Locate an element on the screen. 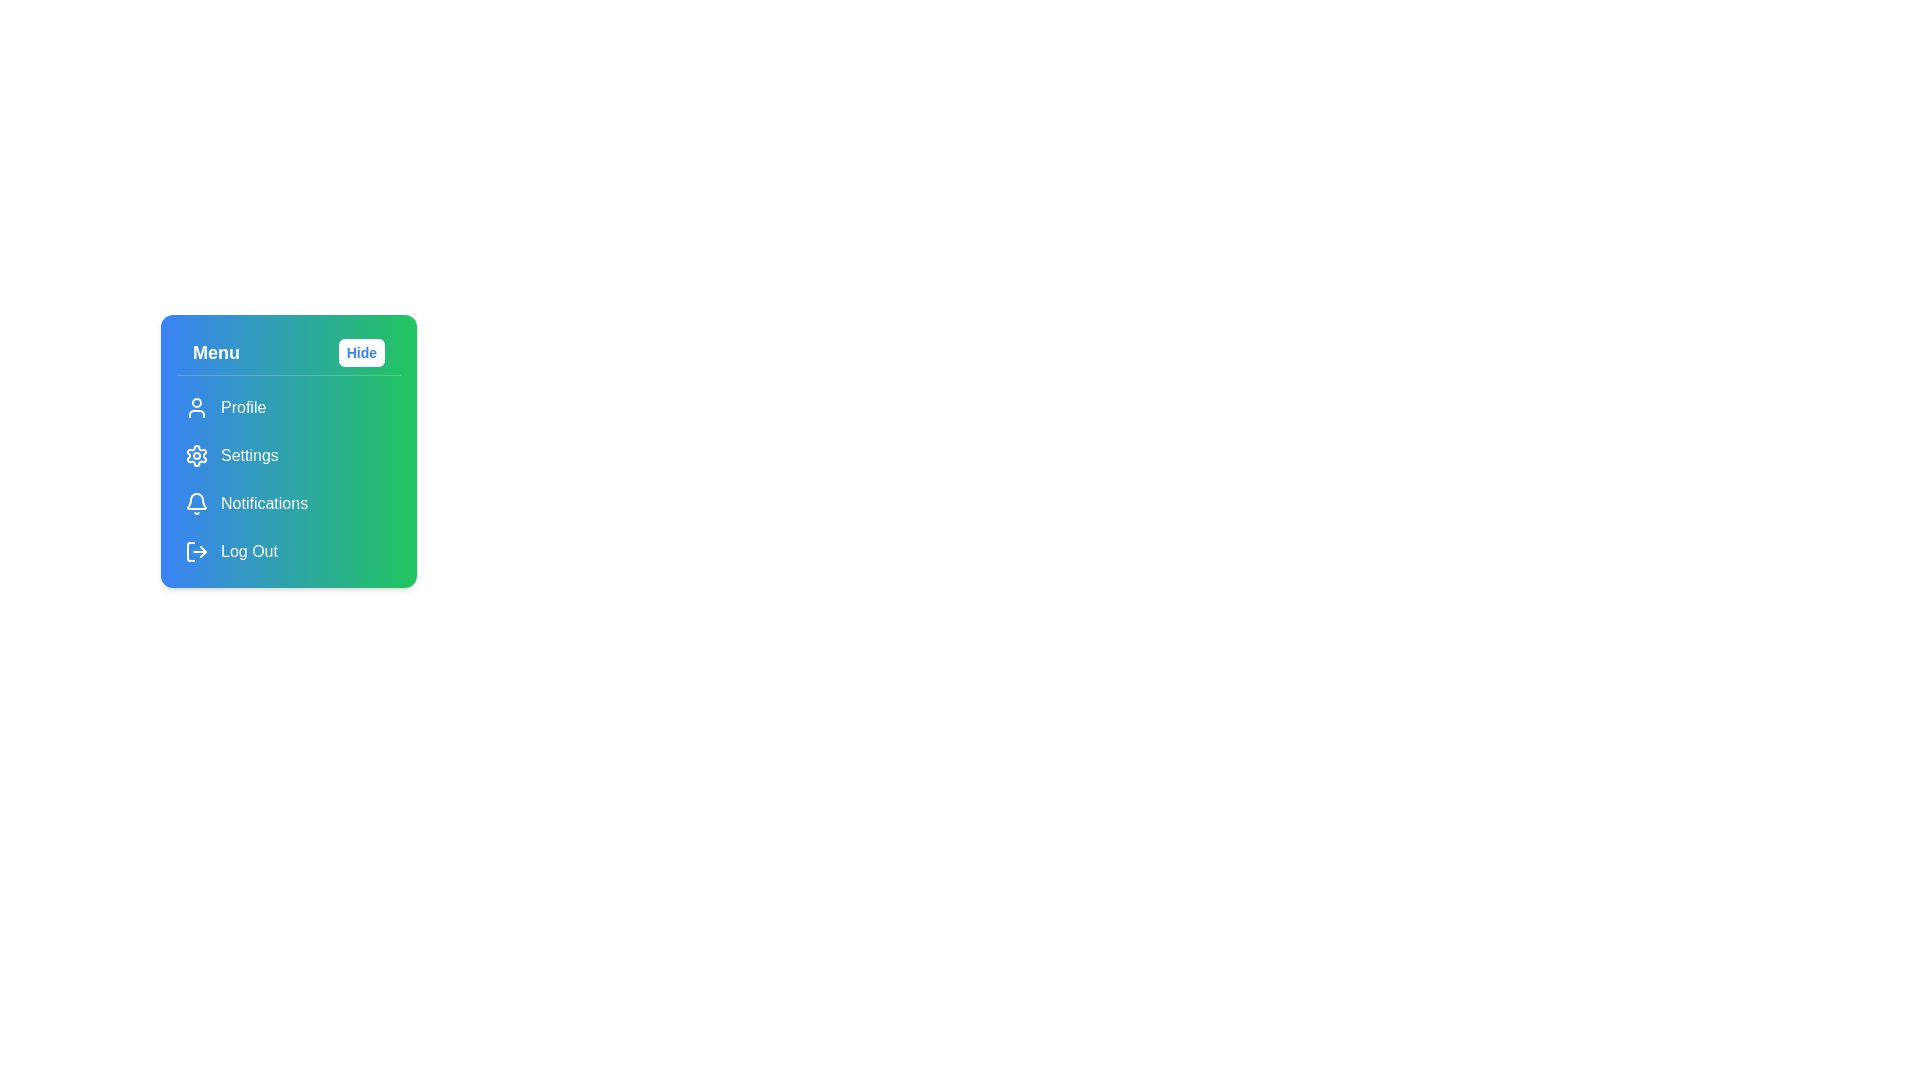  the 'Log Out' label element, which is styled in white text on a gradient blue-green background and is located at the bottom of the vertical menu is located at coordinates (248, 551).